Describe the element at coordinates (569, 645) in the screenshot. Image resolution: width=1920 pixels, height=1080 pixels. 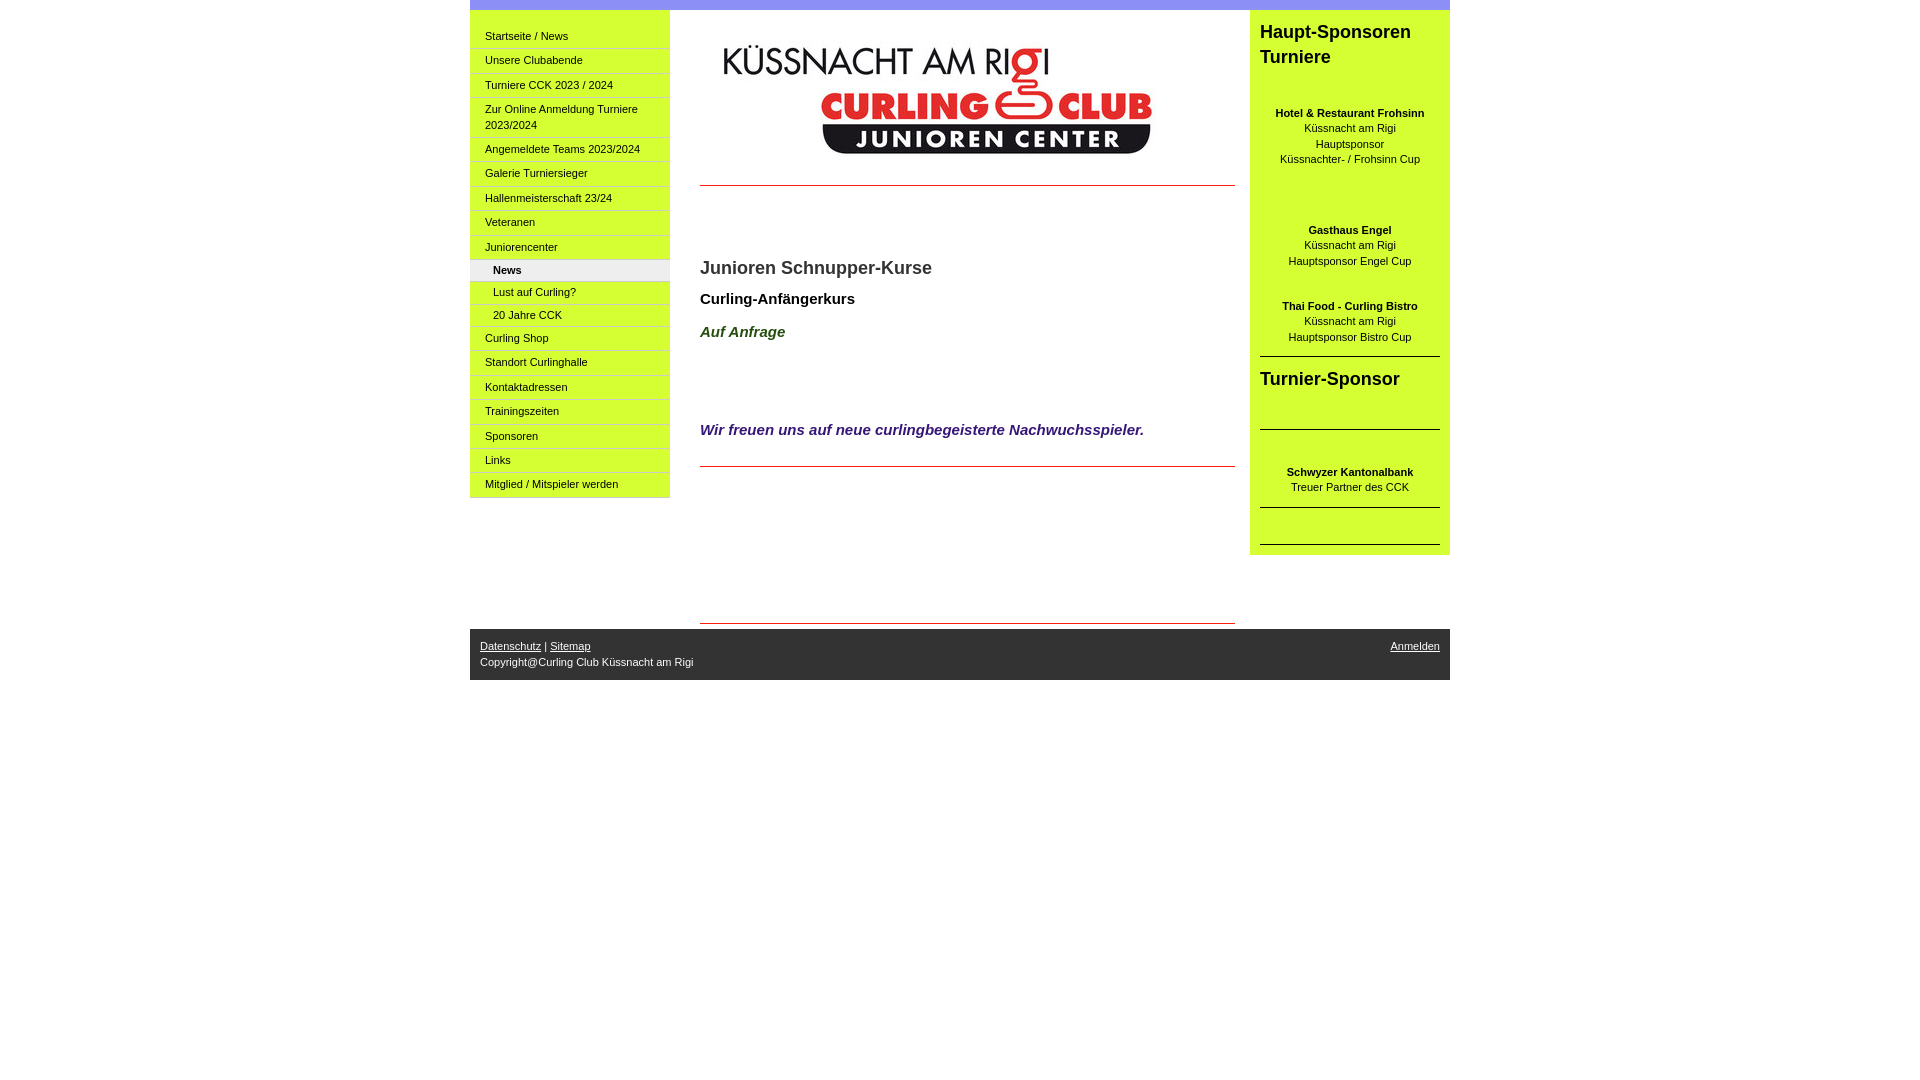
I see `'Sitemap'` at that location.